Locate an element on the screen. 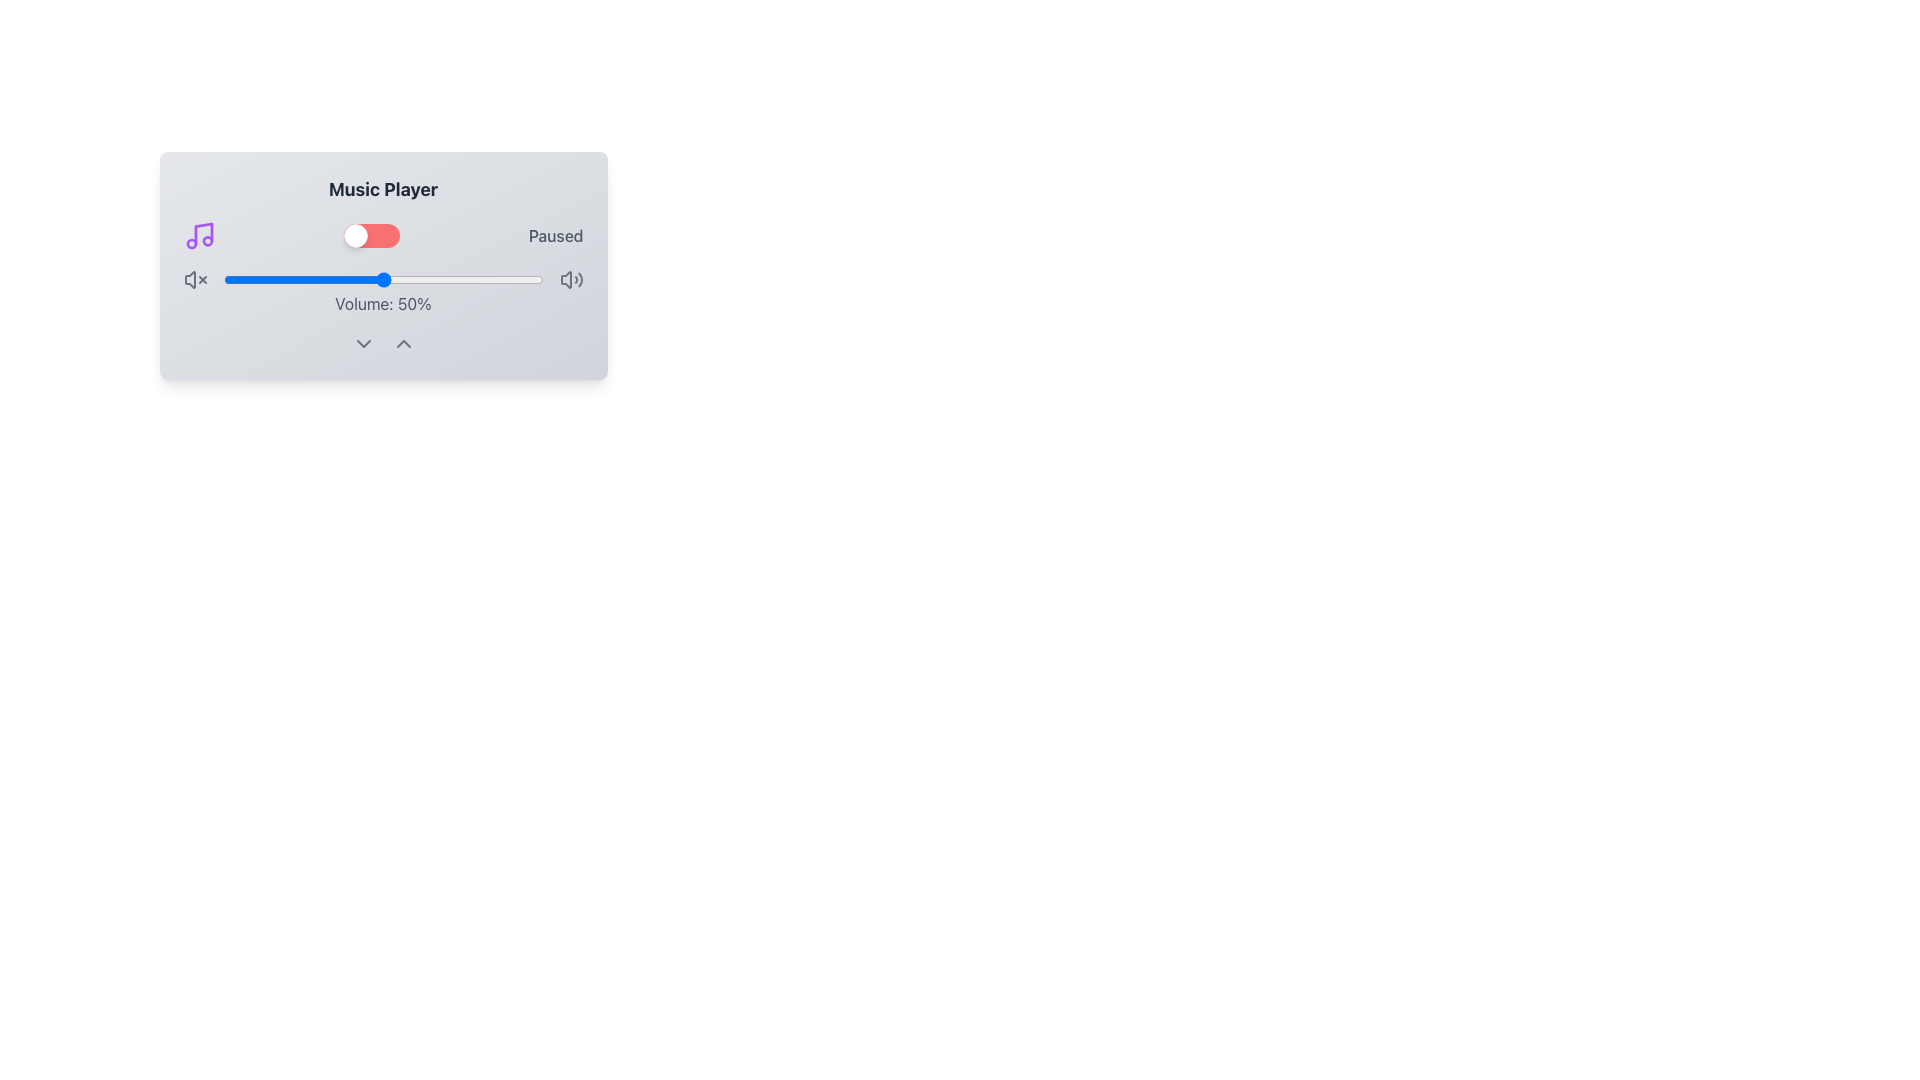 The height and width of the screenshot is (1080, 1920). the toggle switch handle located at the leftmost position of the toggle switch component, which is below the 'Music Player' text is located at coordinates (356, 234).